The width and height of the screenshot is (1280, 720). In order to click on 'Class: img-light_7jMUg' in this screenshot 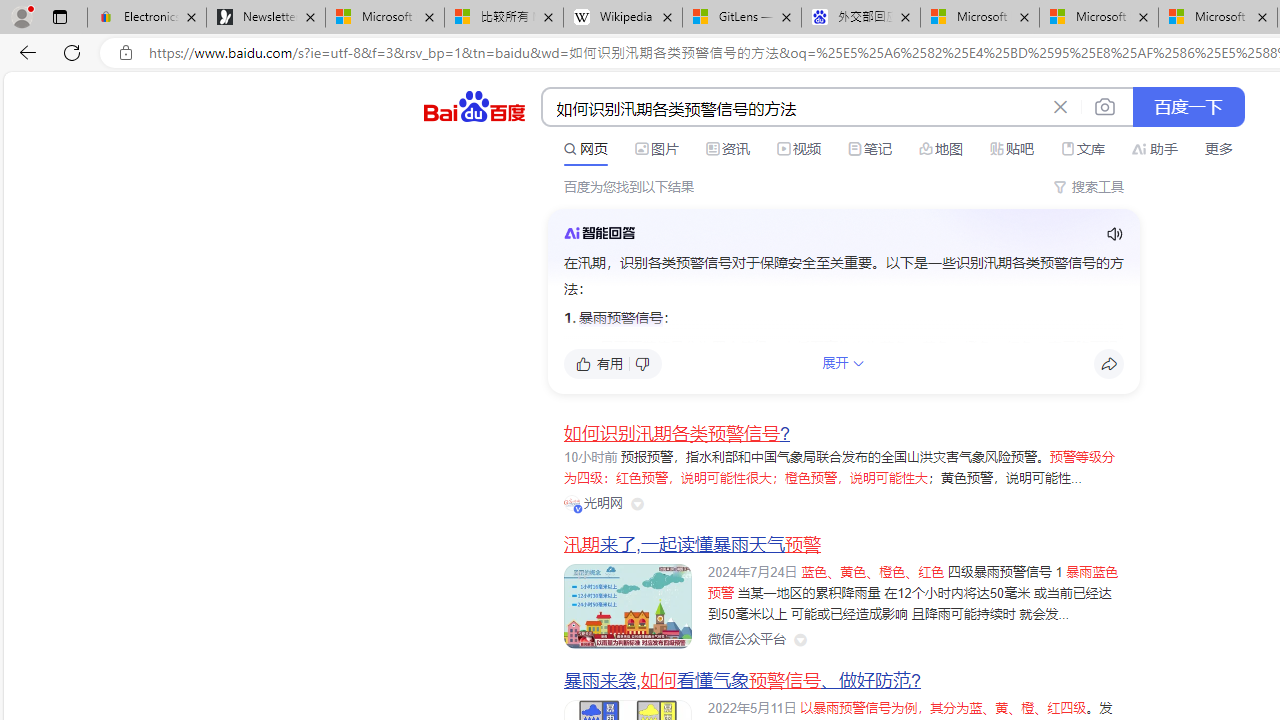, I will do `click(598, 231)`.